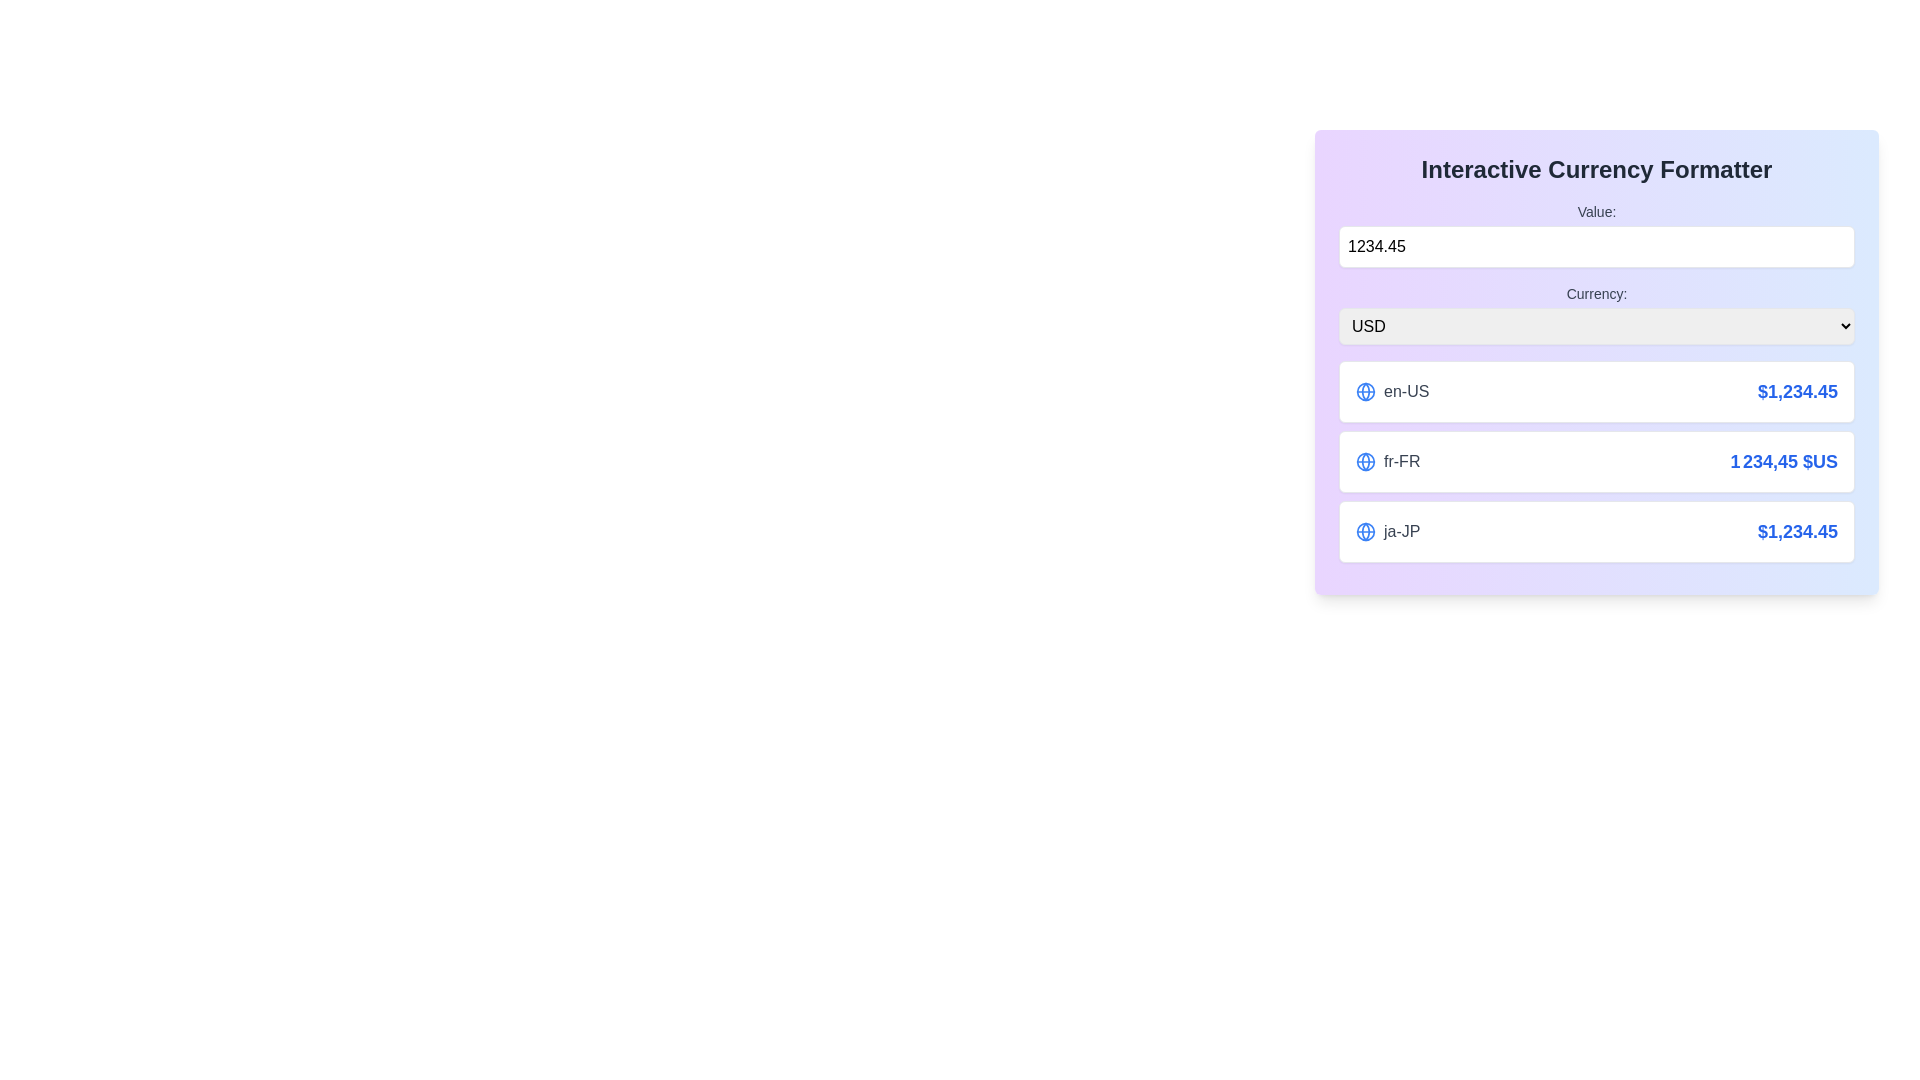 The width and height of the screenshot is (1920, 1080). Describe the element at coordinates (1401, 531) in the screenshot. I see `the label displaying the text 'ja-JP', which is part of a language code list and positioned between a globe icon and a number display ('$1,234.45')` at that location.